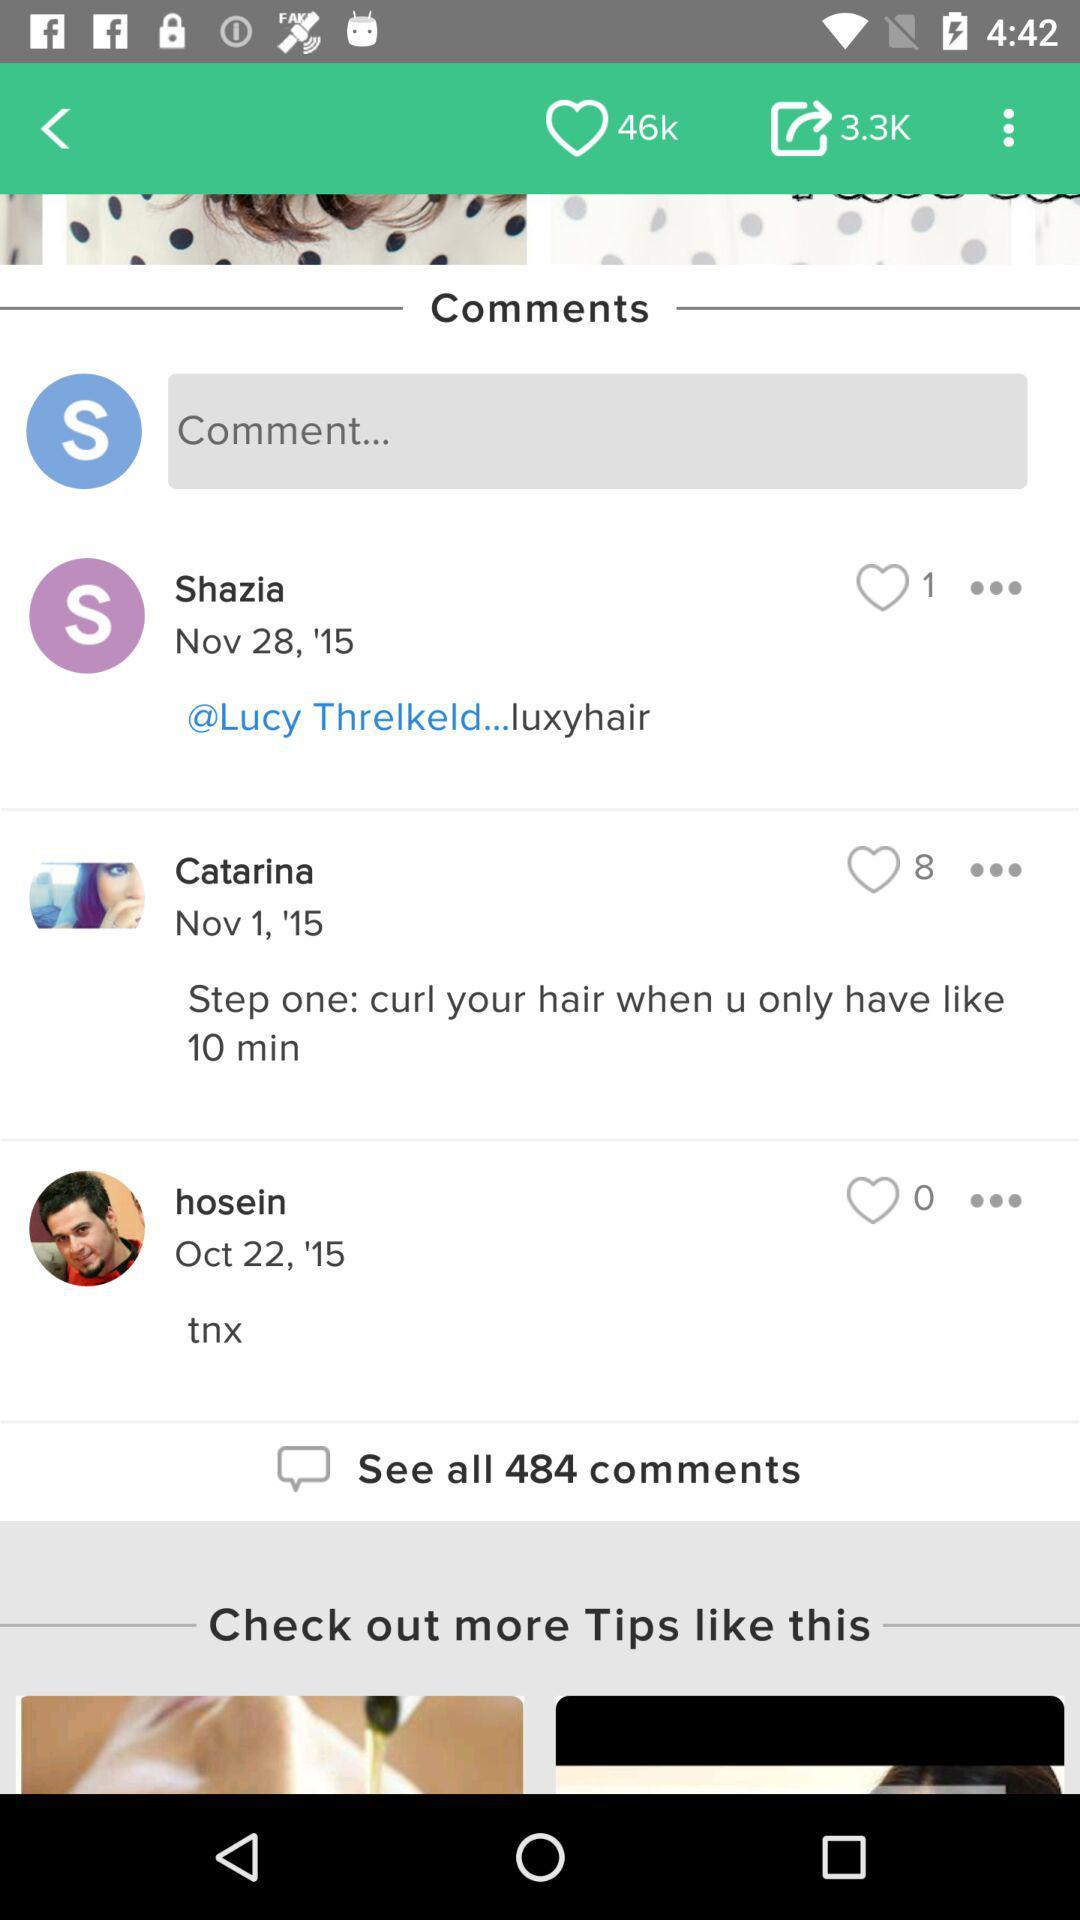 This screenshot has height=1920, width=1080. Describe the element at coordinates (596, 430) in the screenshot. I see `comment text box` at that location.